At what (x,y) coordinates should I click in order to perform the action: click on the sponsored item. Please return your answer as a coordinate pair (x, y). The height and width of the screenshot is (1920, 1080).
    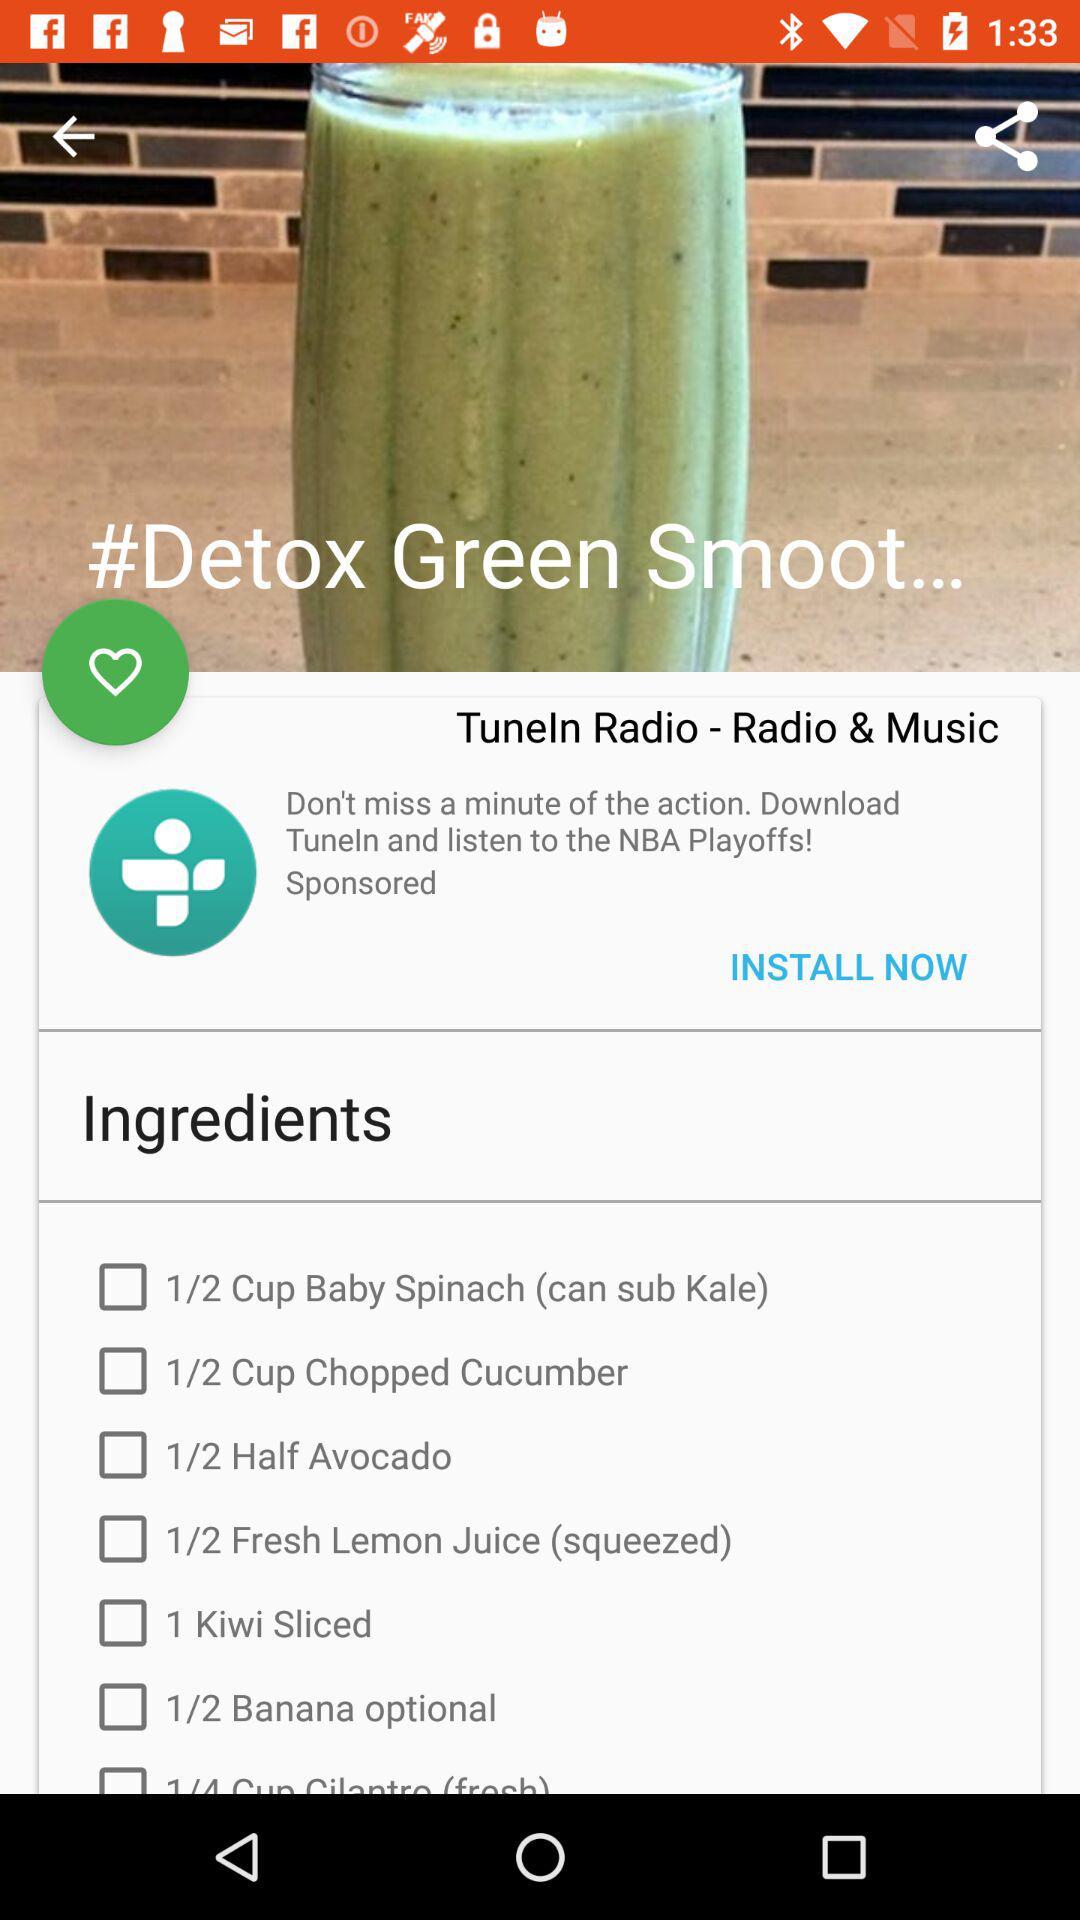
    Looking at the image, I should click on (361, 880).